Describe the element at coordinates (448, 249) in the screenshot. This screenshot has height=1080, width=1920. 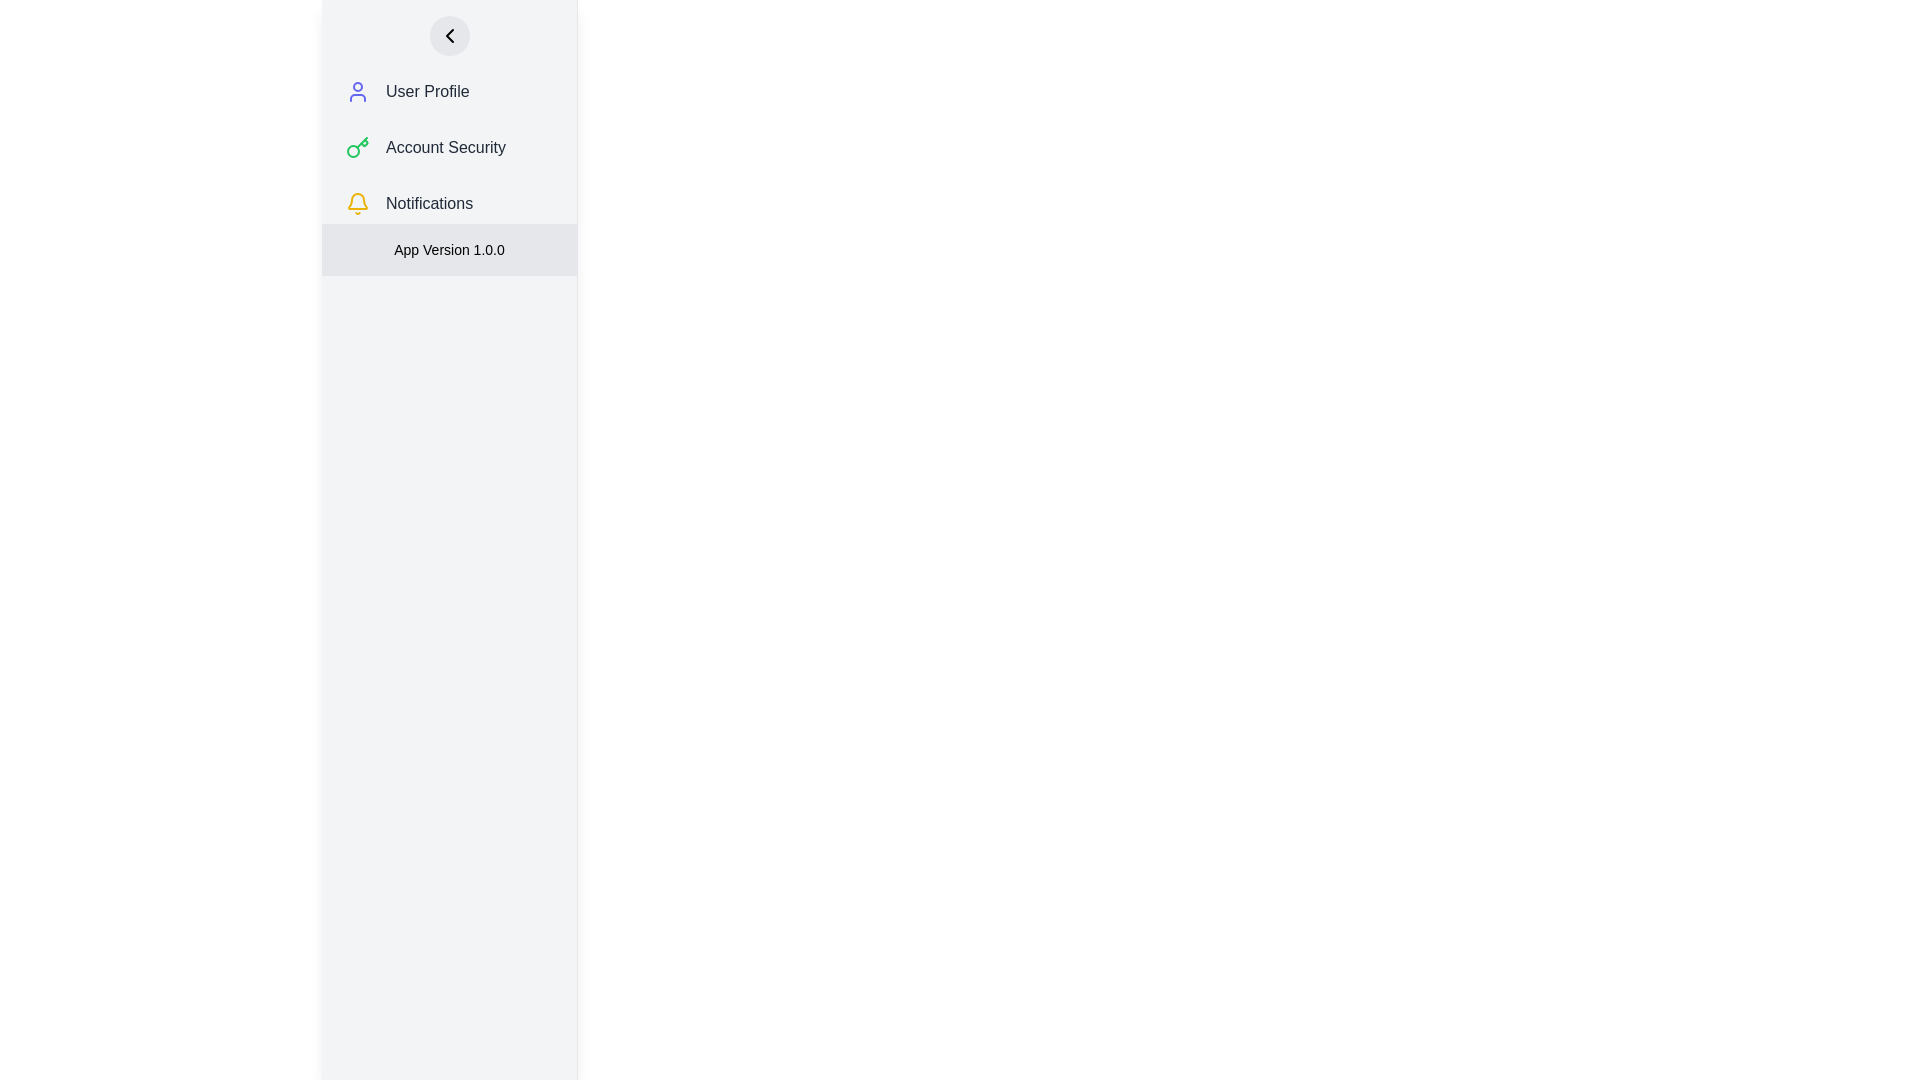
I see `the static text label displaying 'App Version 1.0.0' located at the bottom of the interface in the sticky footer section` at that location.